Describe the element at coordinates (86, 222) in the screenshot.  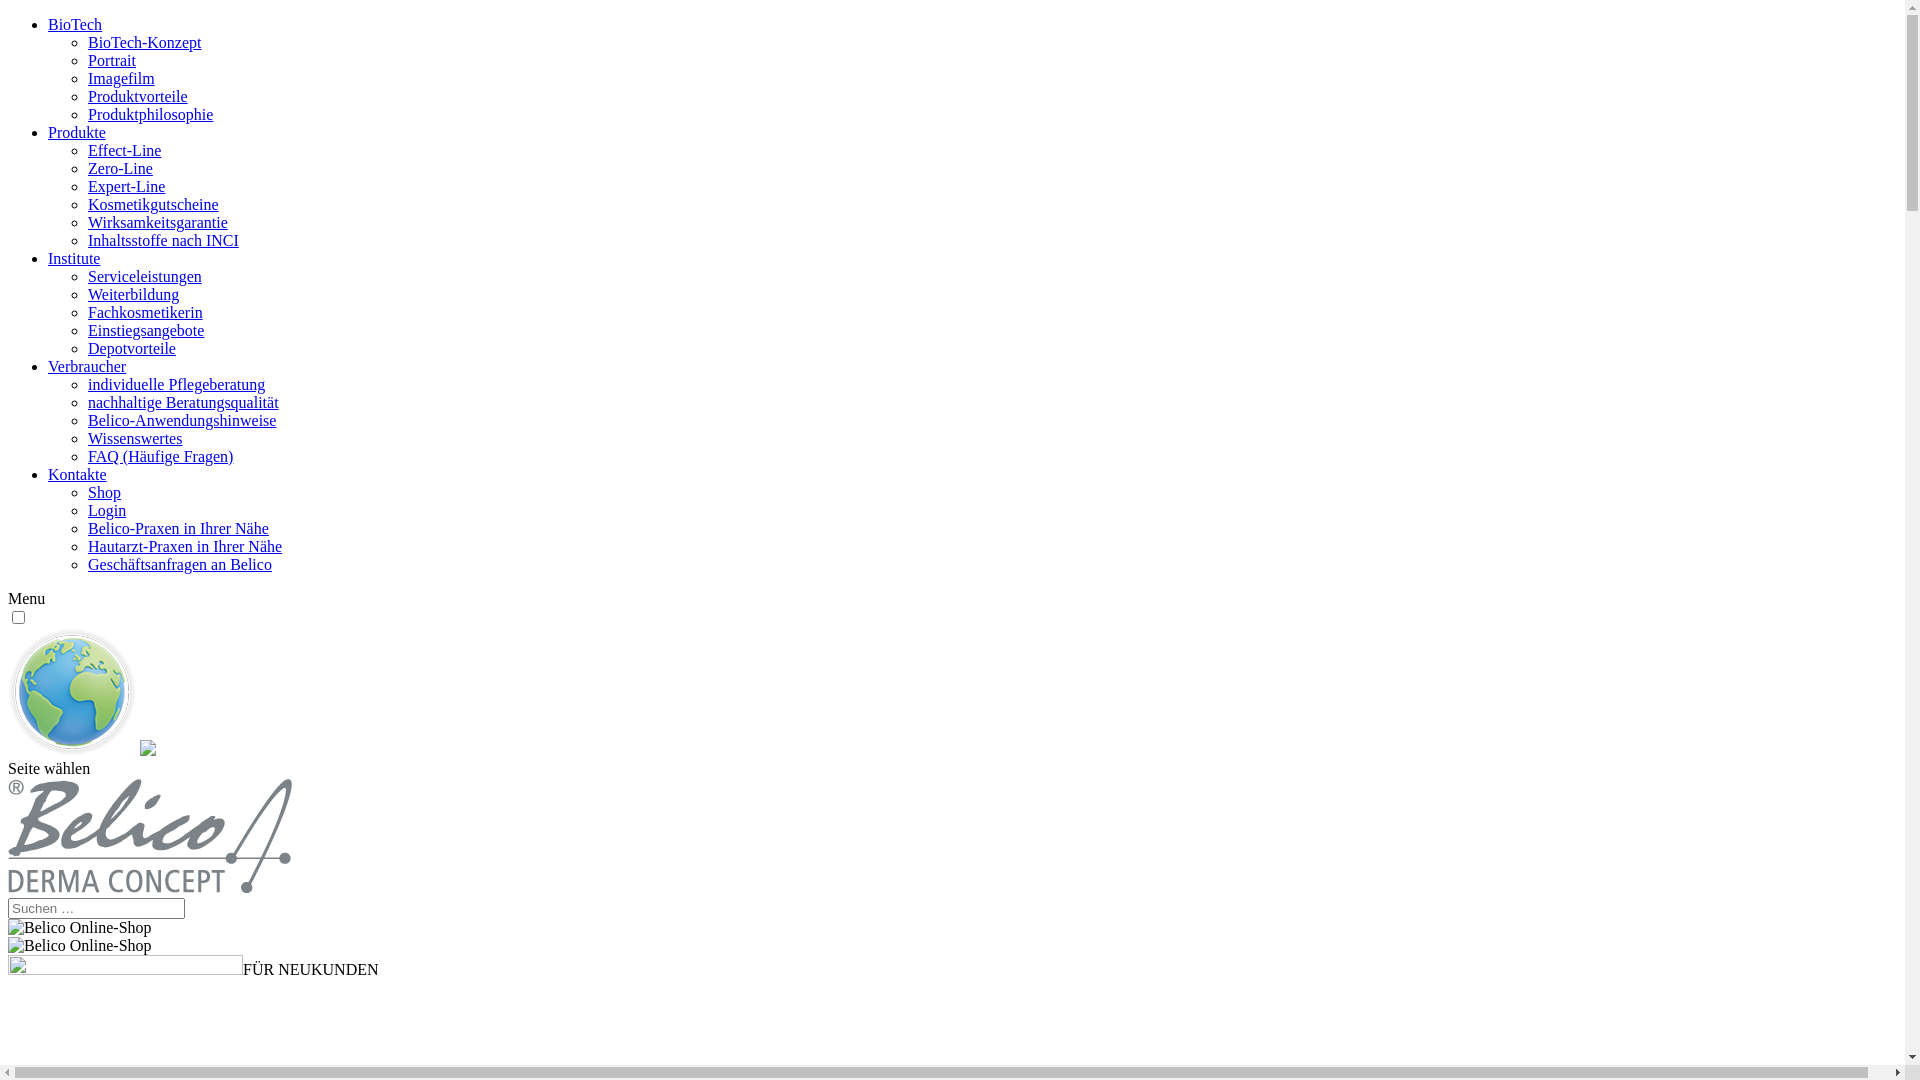
I see `'Wirksamkeitsgarantie'` at that location.